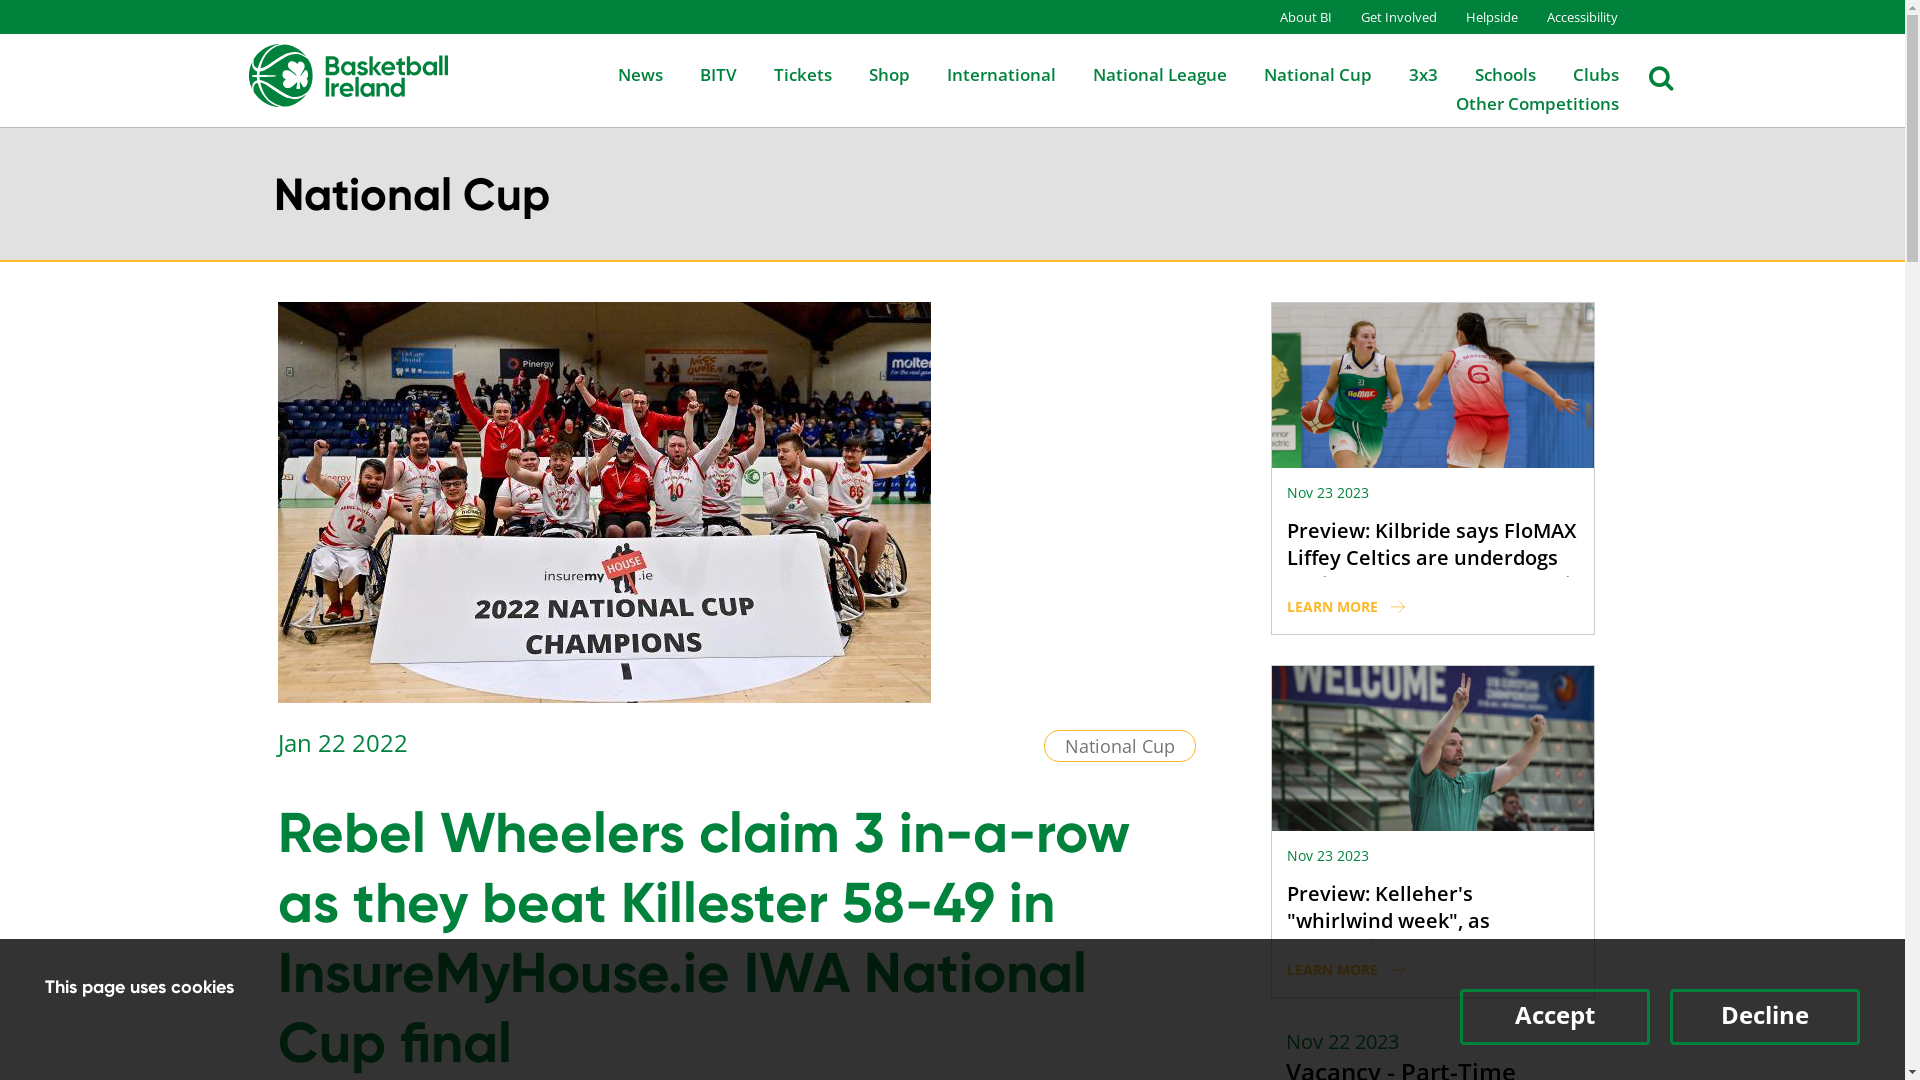 This screenshot has height=1080, width=1920. What do you see at coordinates (1567, 16) in the screenshot?
I see `'Accessibility'` at bounding box center [1567, 16].